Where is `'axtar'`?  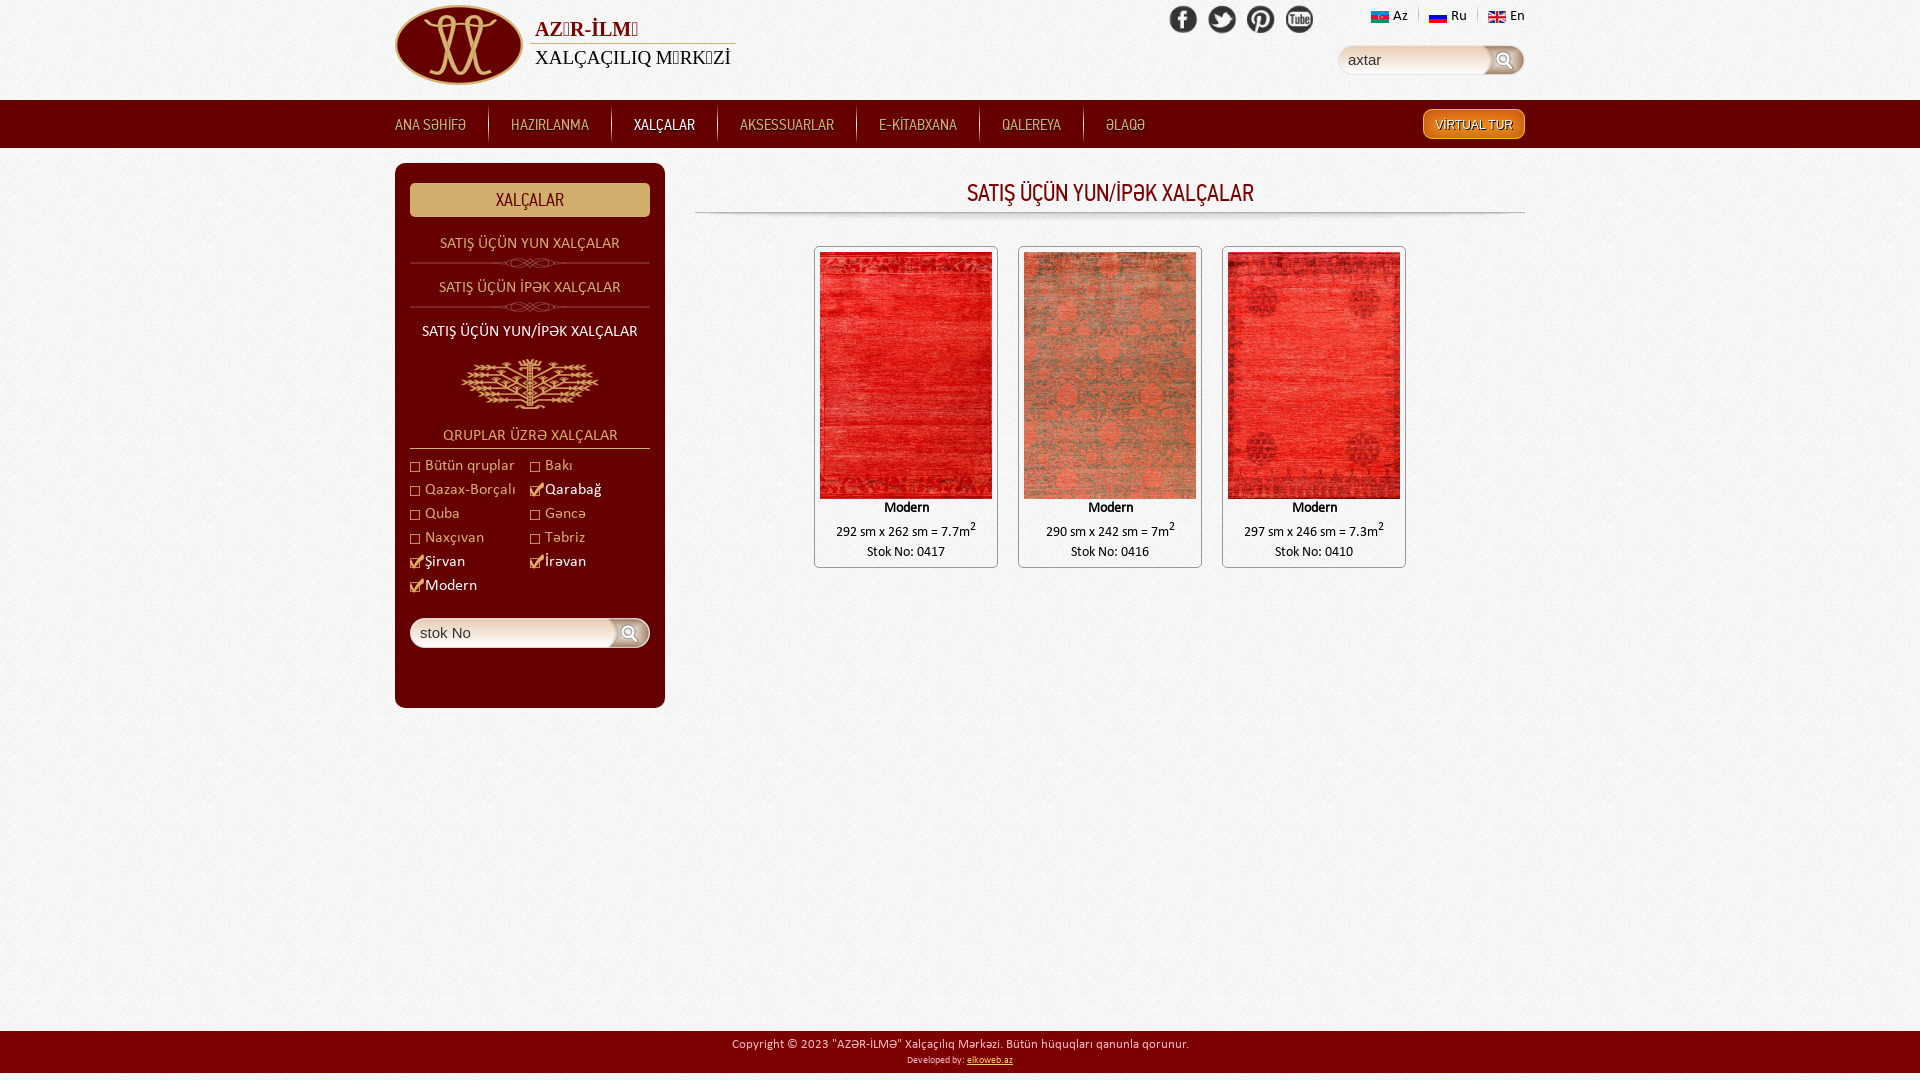
'axtar' is located at coordinates (1504, 59).